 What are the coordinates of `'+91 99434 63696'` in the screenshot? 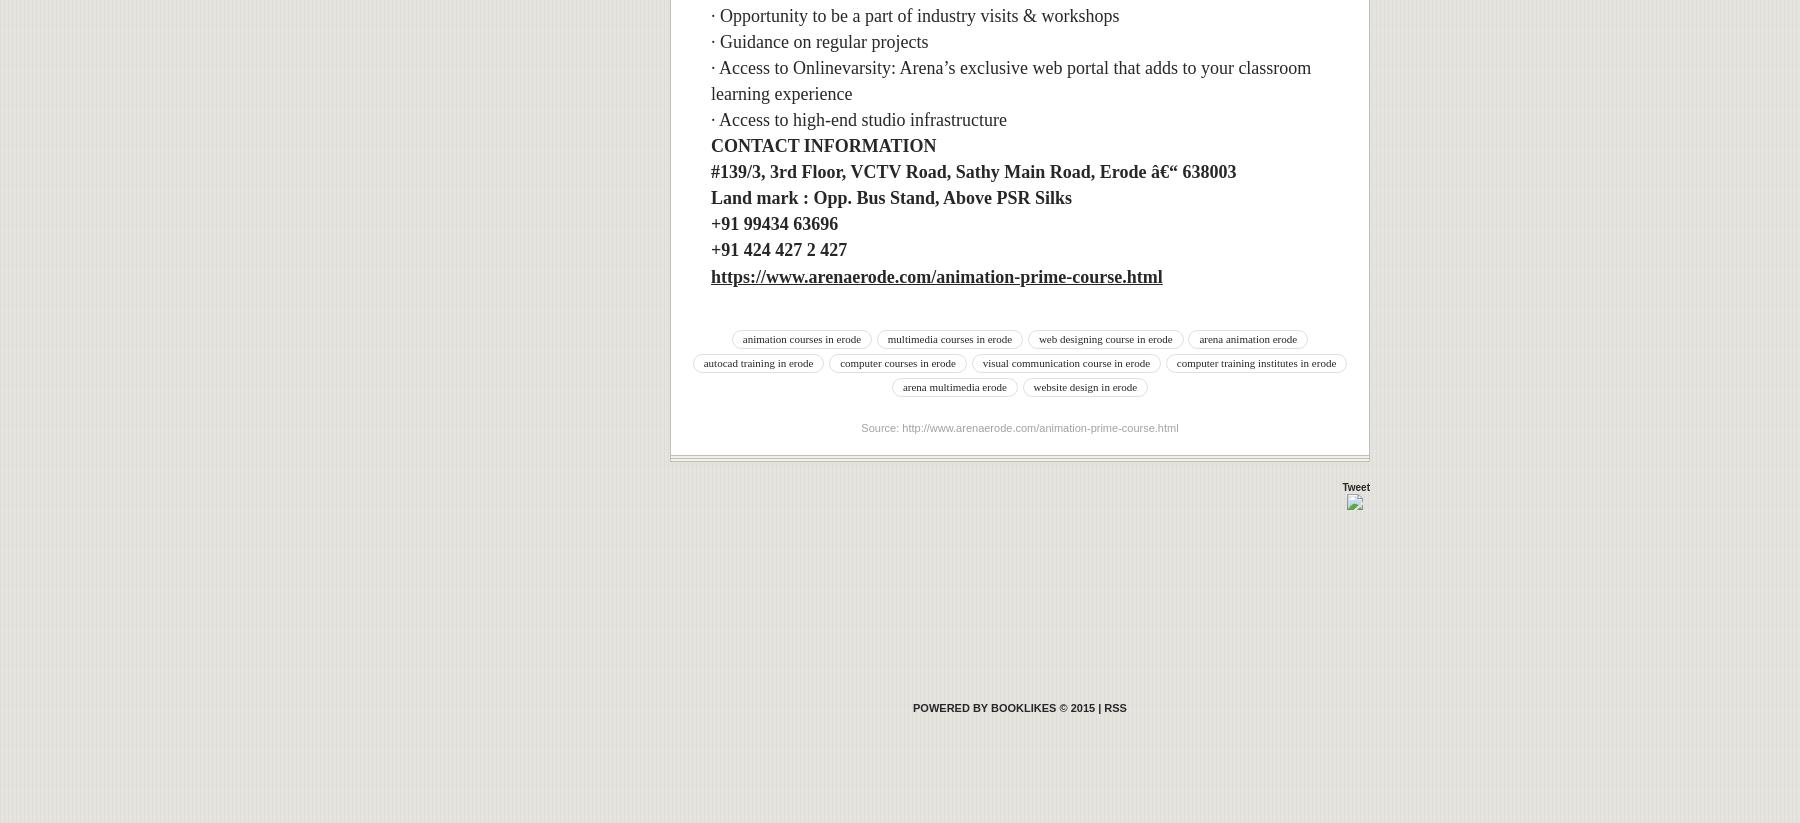 It's located at (773, 224).